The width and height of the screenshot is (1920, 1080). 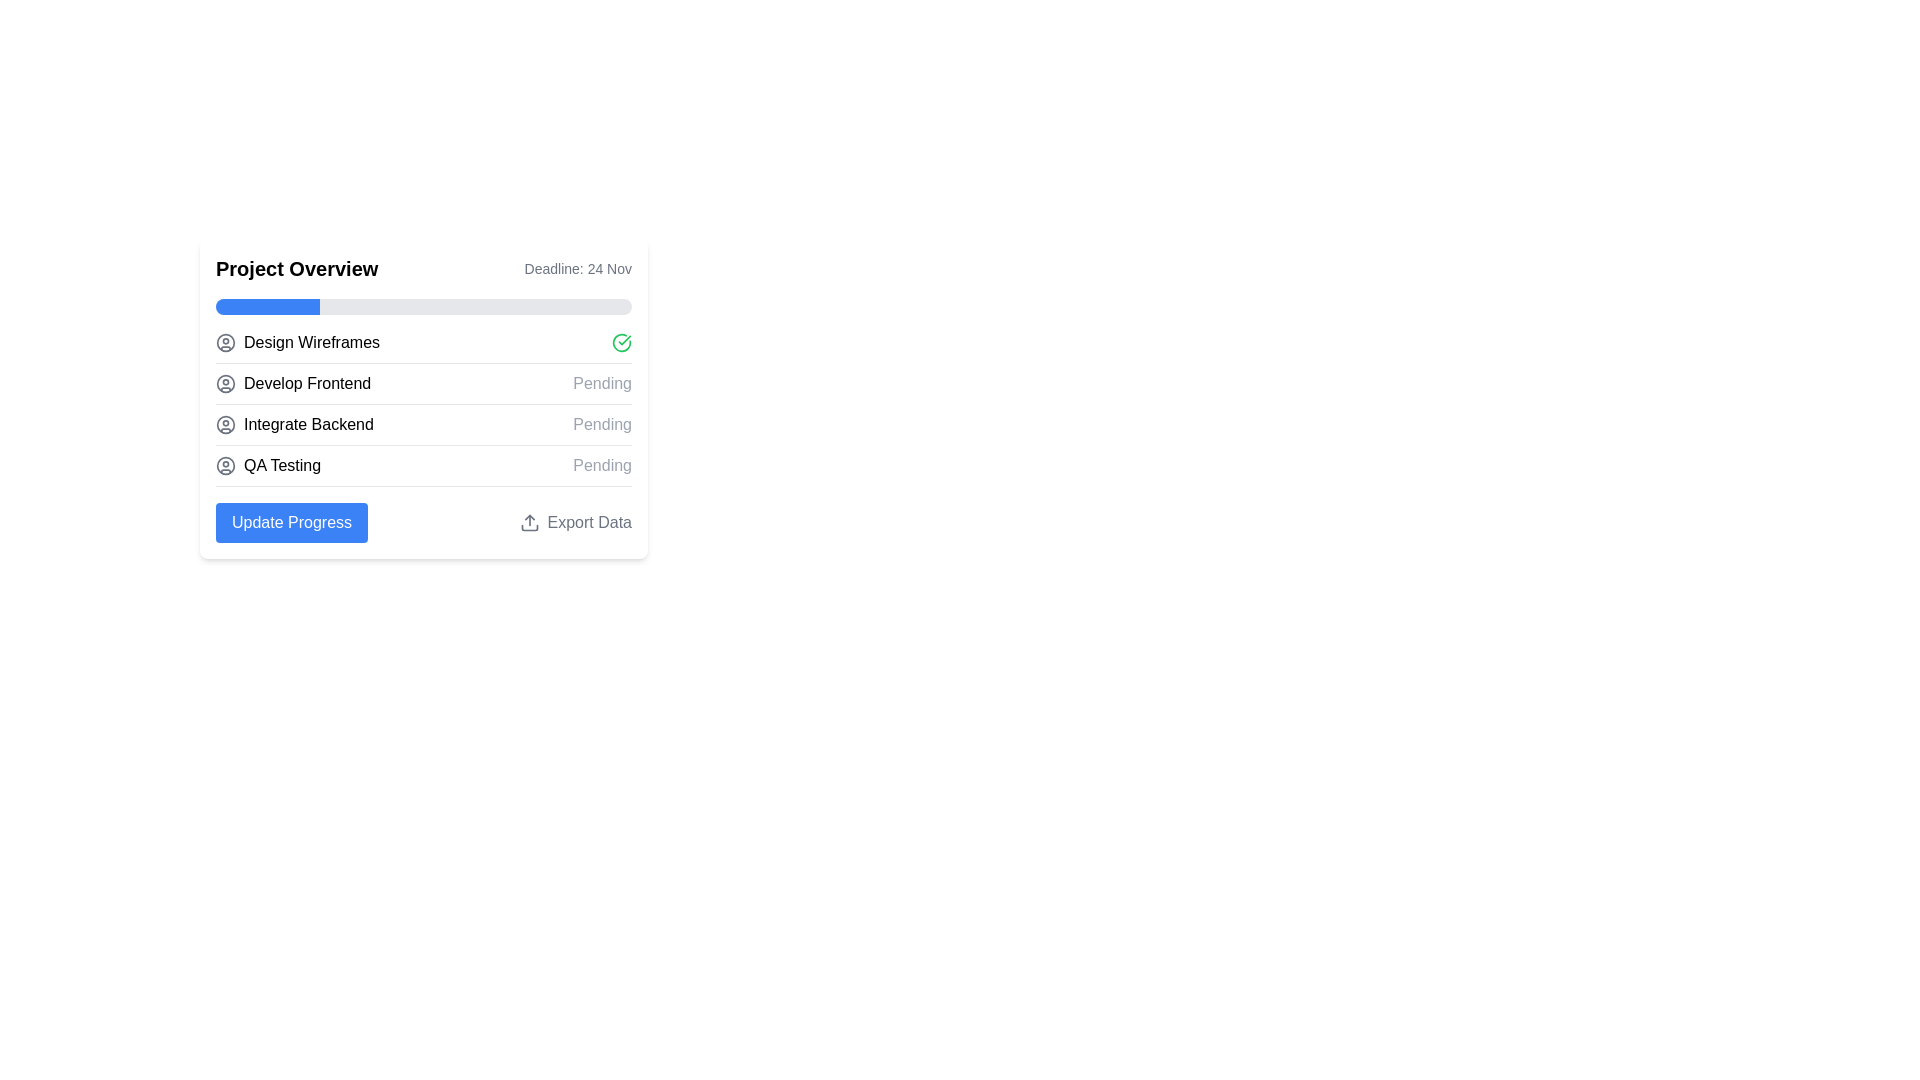 What do you see at coordinates (293, 423) in the screenshot?
I see `the text label reading 'Integrate Backend', which is the third item in a vertical list of tasks, positioned between 'Develop Frontend' and 'QA Testing'` at bounding box center [293, 423].